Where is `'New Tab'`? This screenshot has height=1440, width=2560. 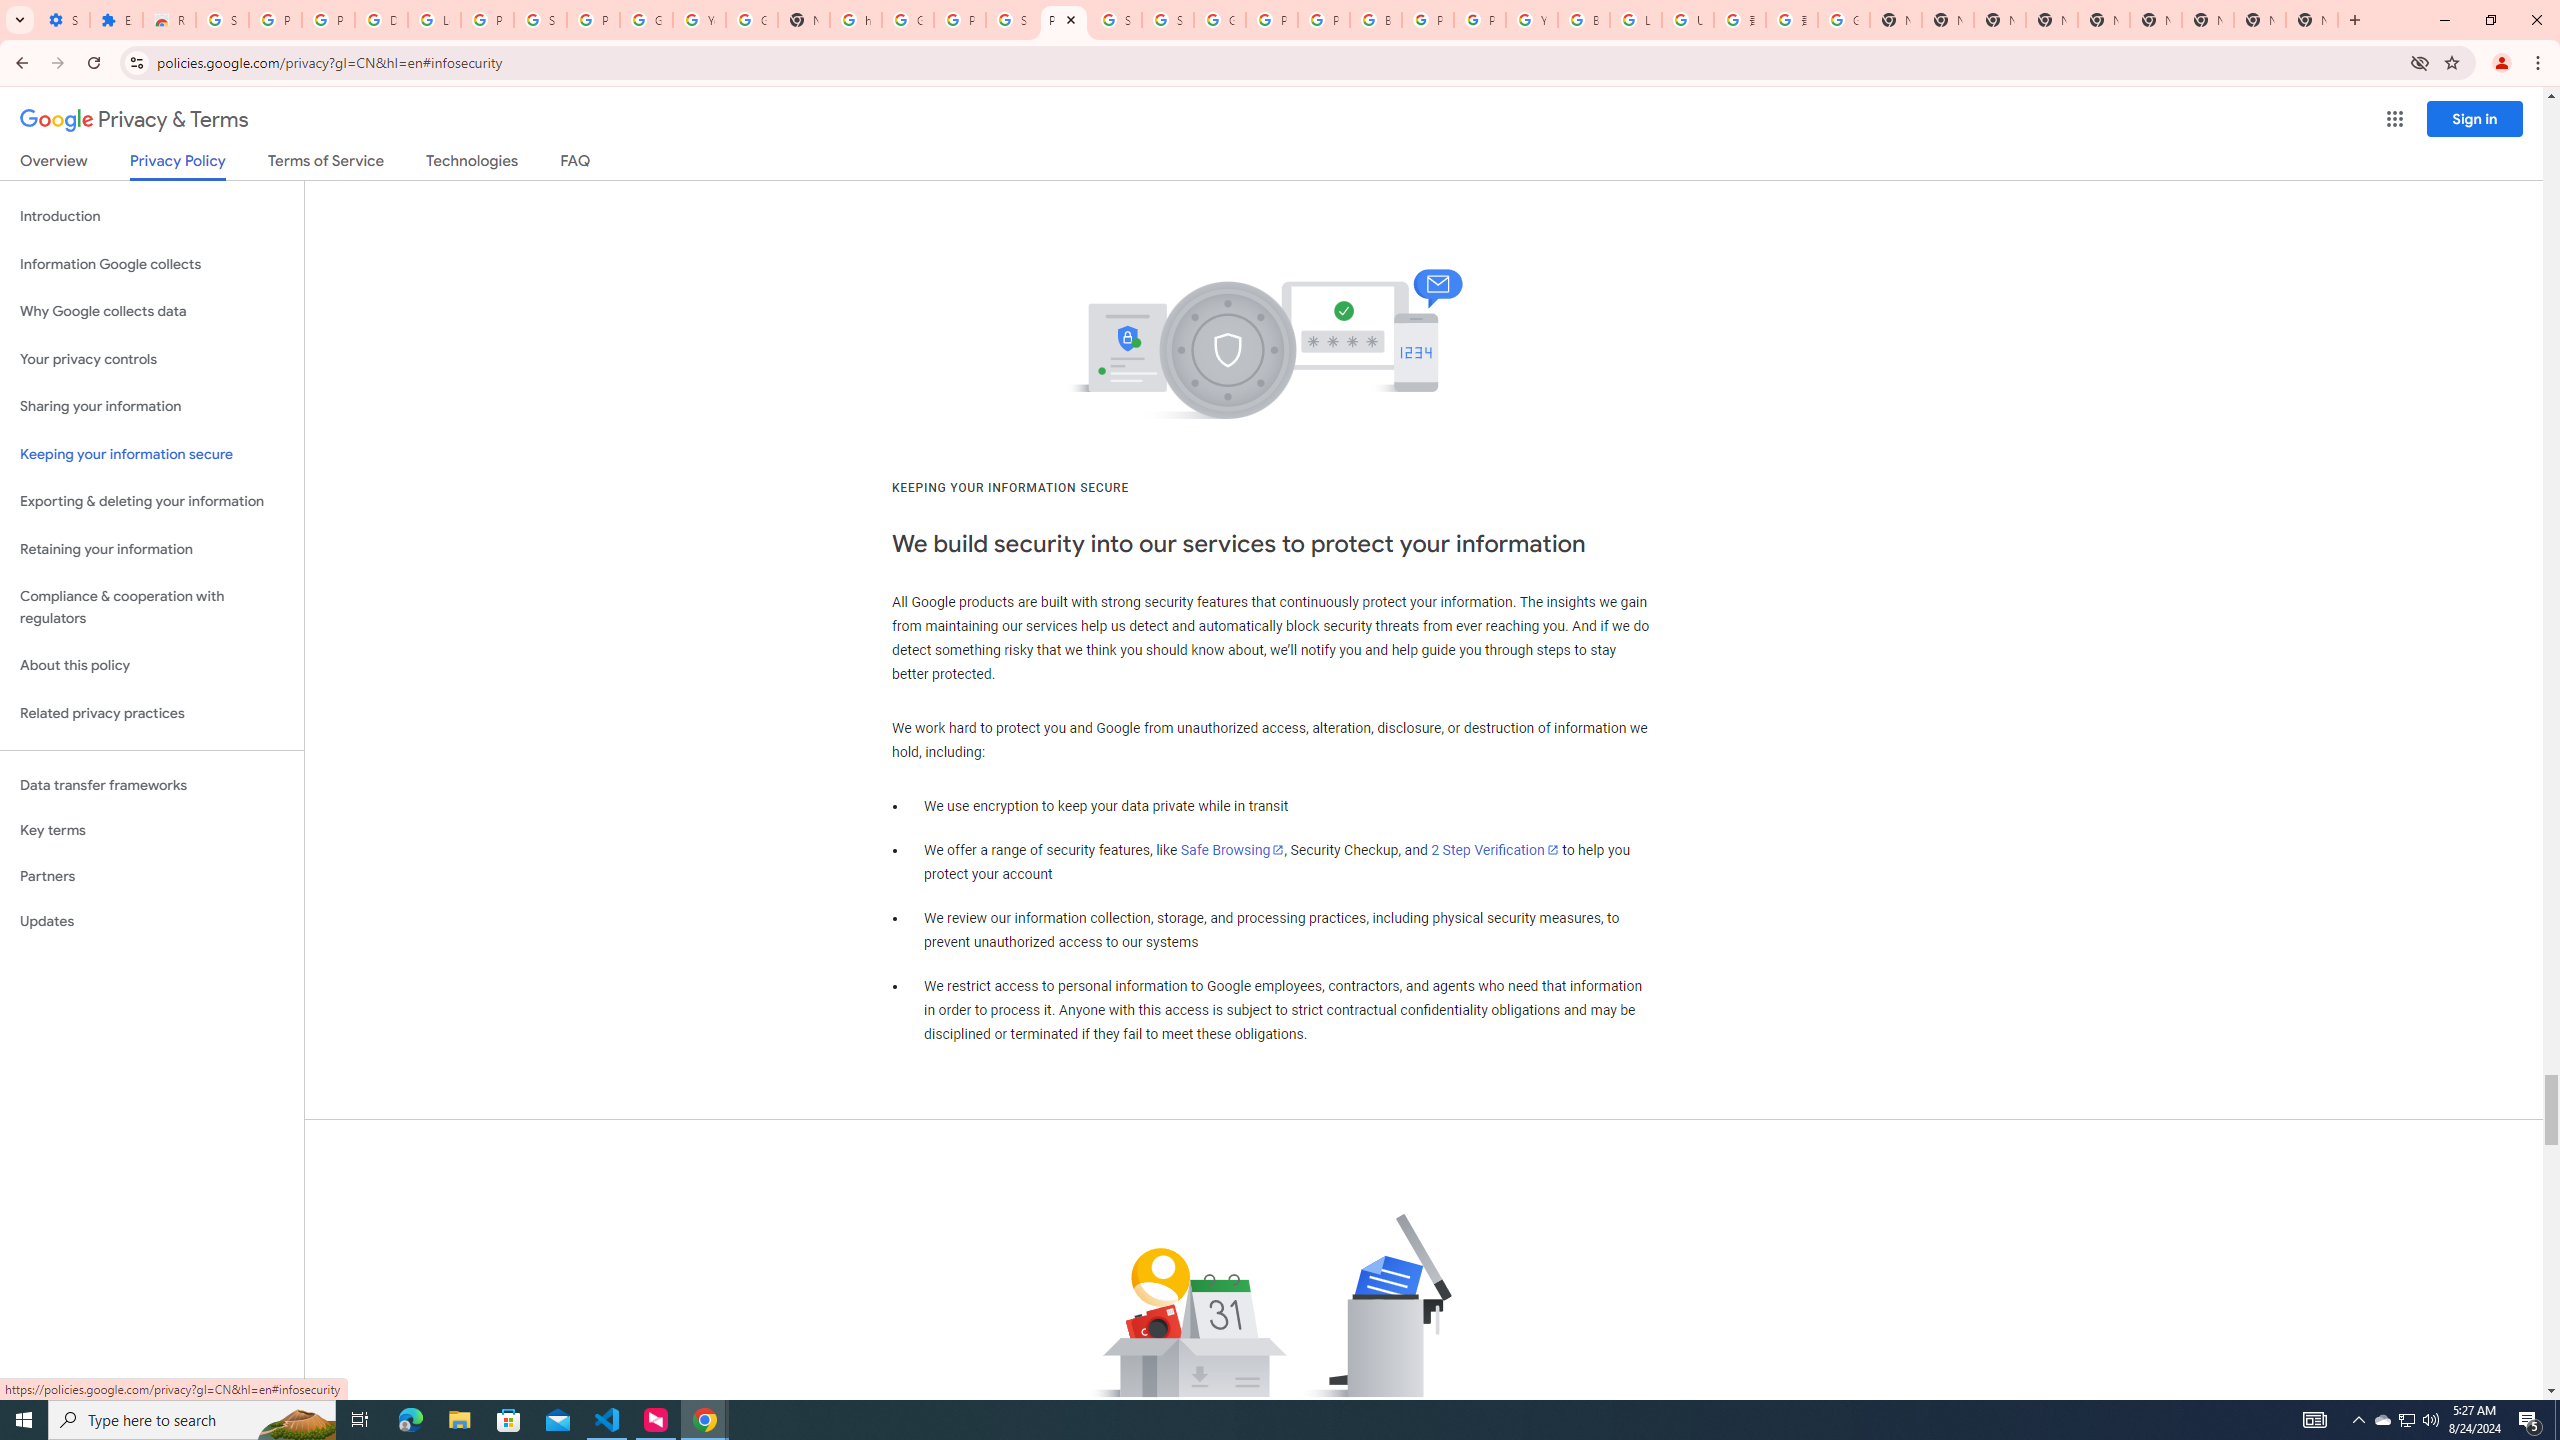 'New Tab' is located at coordinates (2311, 19).